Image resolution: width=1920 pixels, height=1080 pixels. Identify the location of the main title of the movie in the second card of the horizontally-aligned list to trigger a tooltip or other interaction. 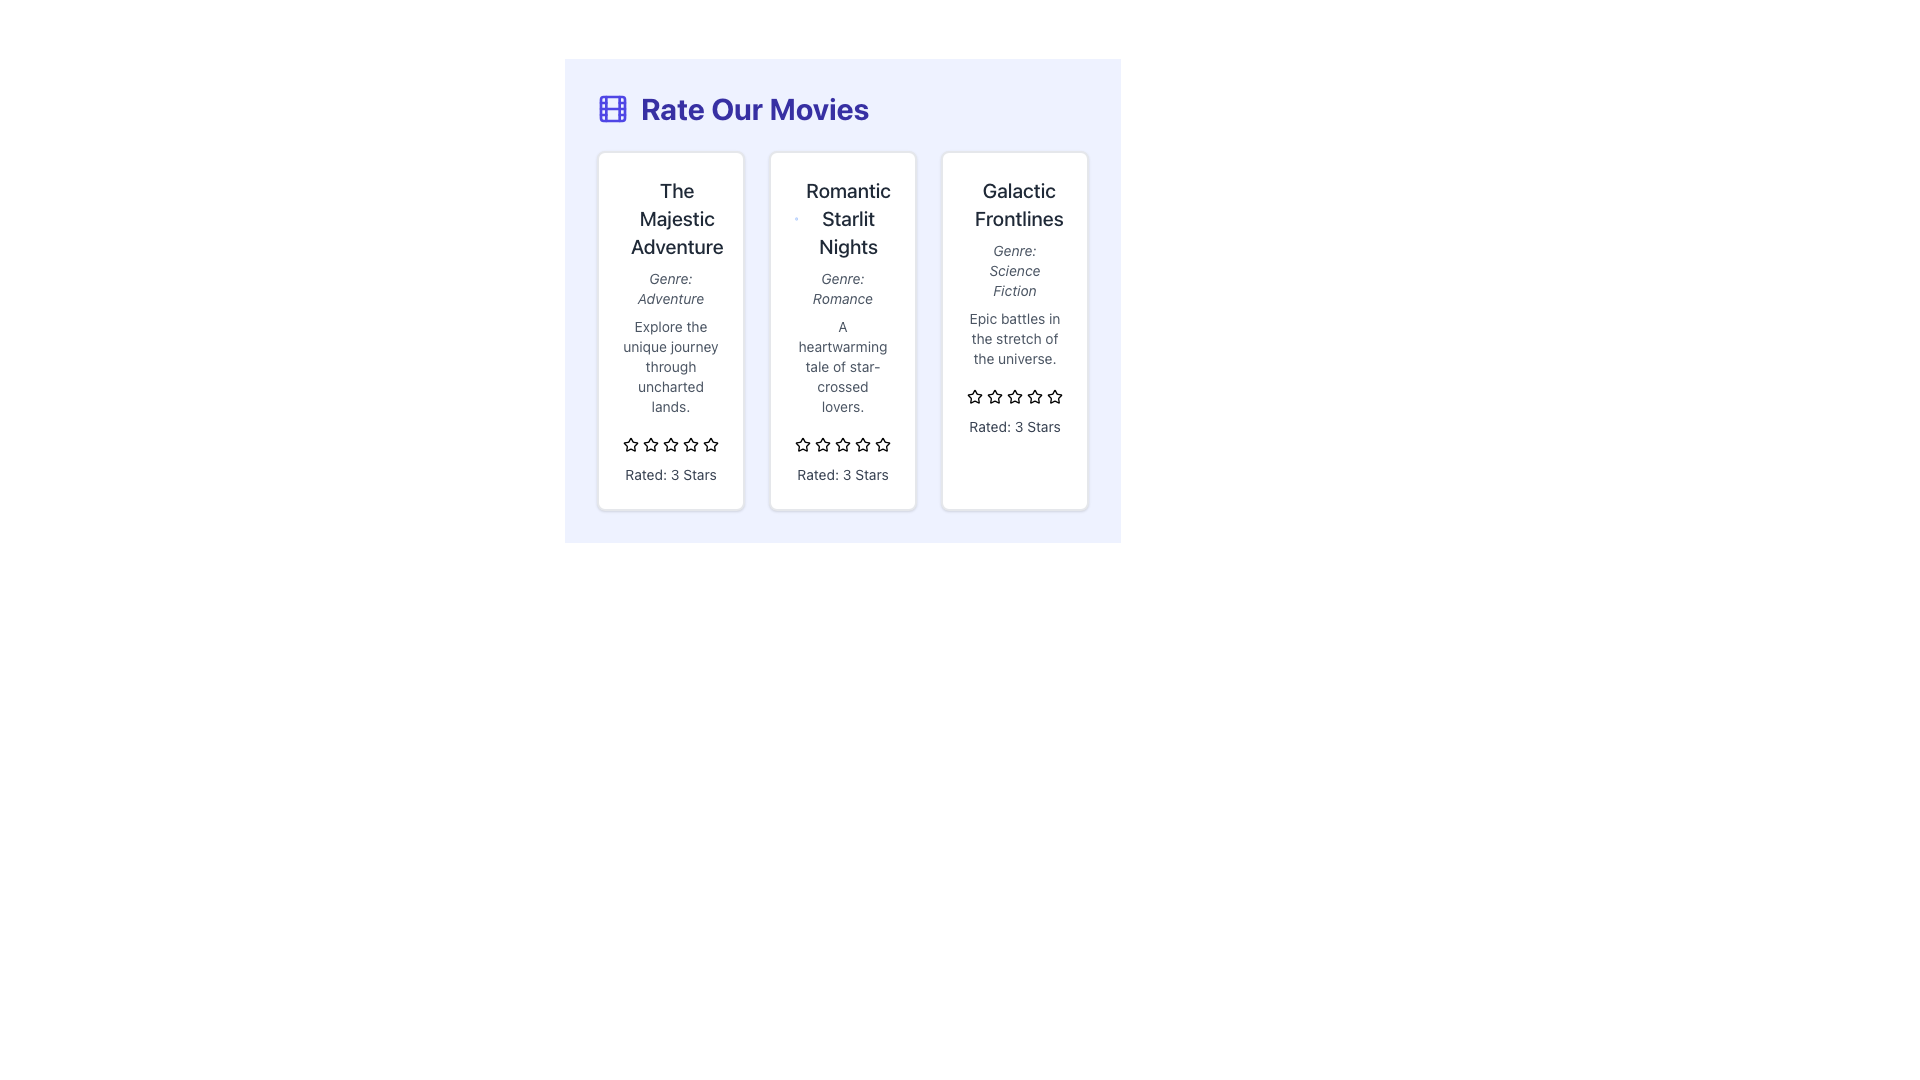
(843, 219).